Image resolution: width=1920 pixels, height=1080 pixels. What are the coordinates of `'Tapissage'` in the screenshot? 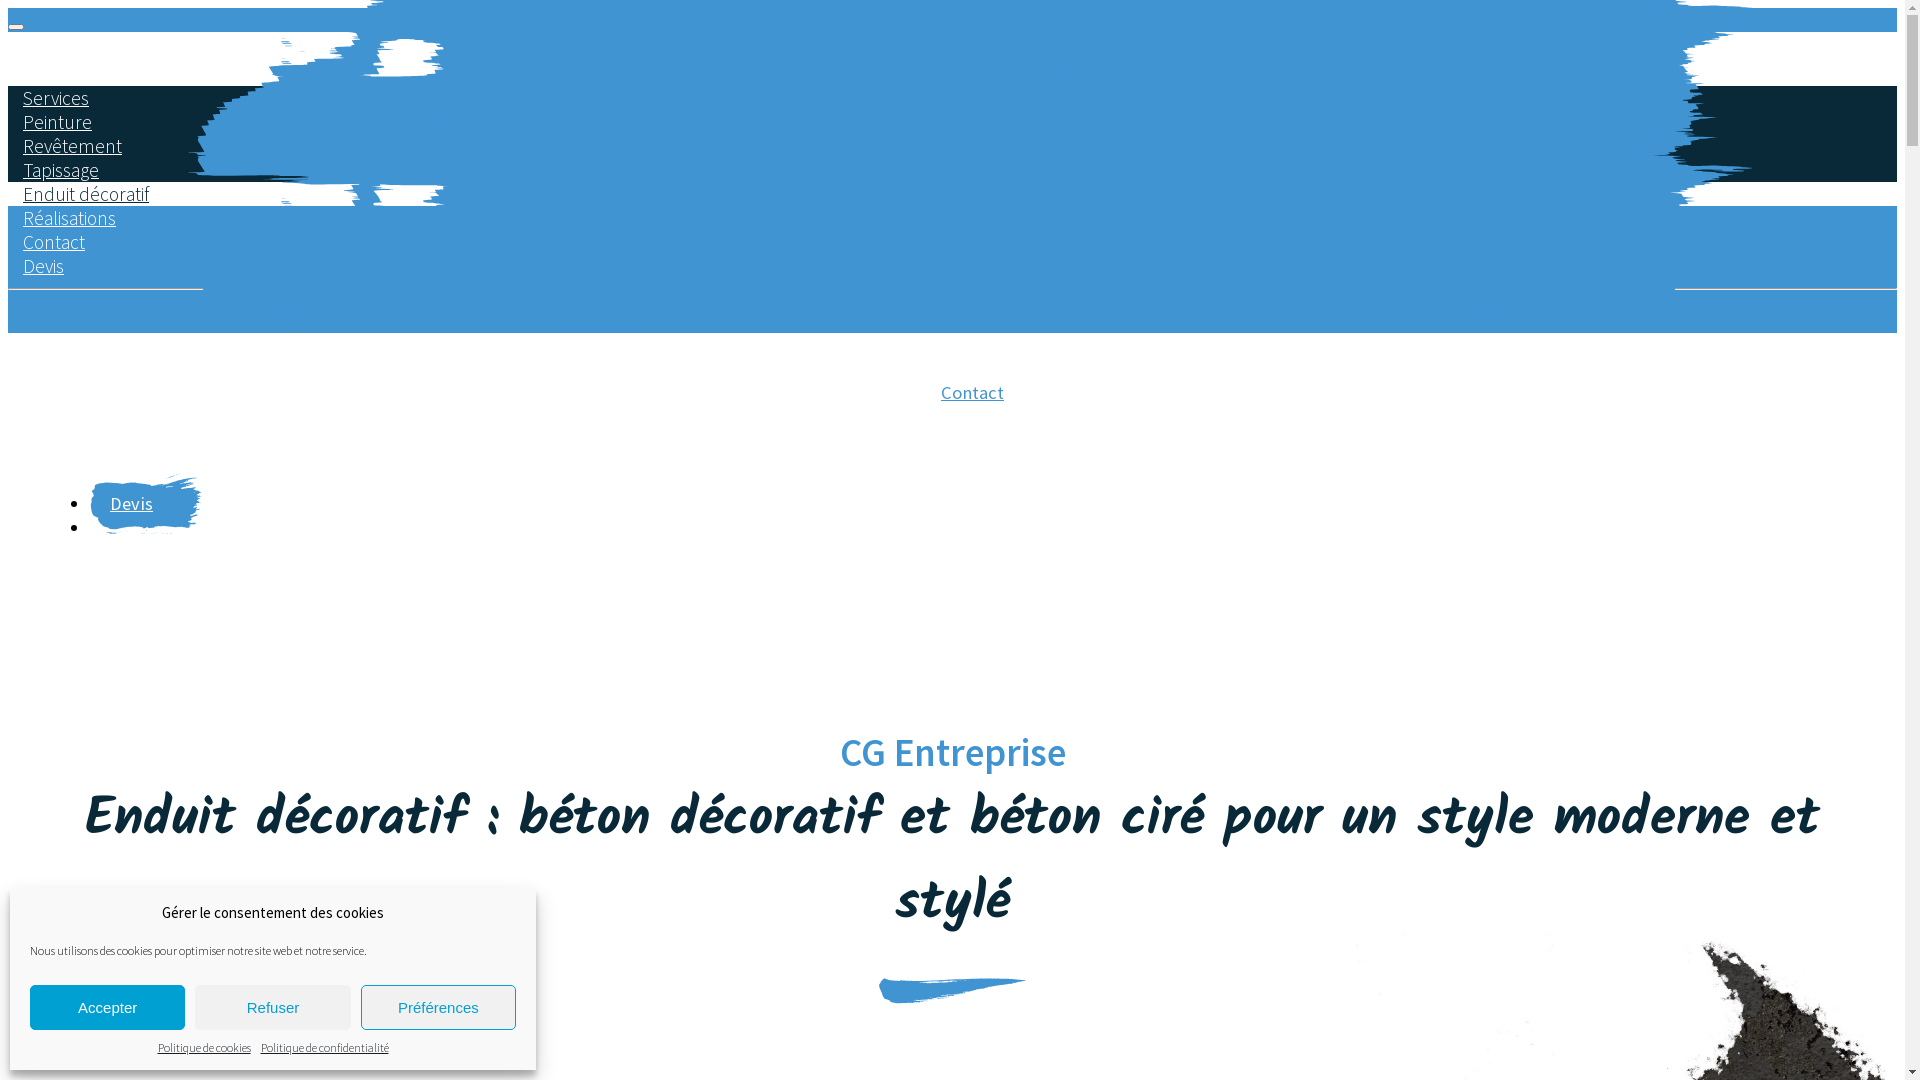 It's located at (8, 168).